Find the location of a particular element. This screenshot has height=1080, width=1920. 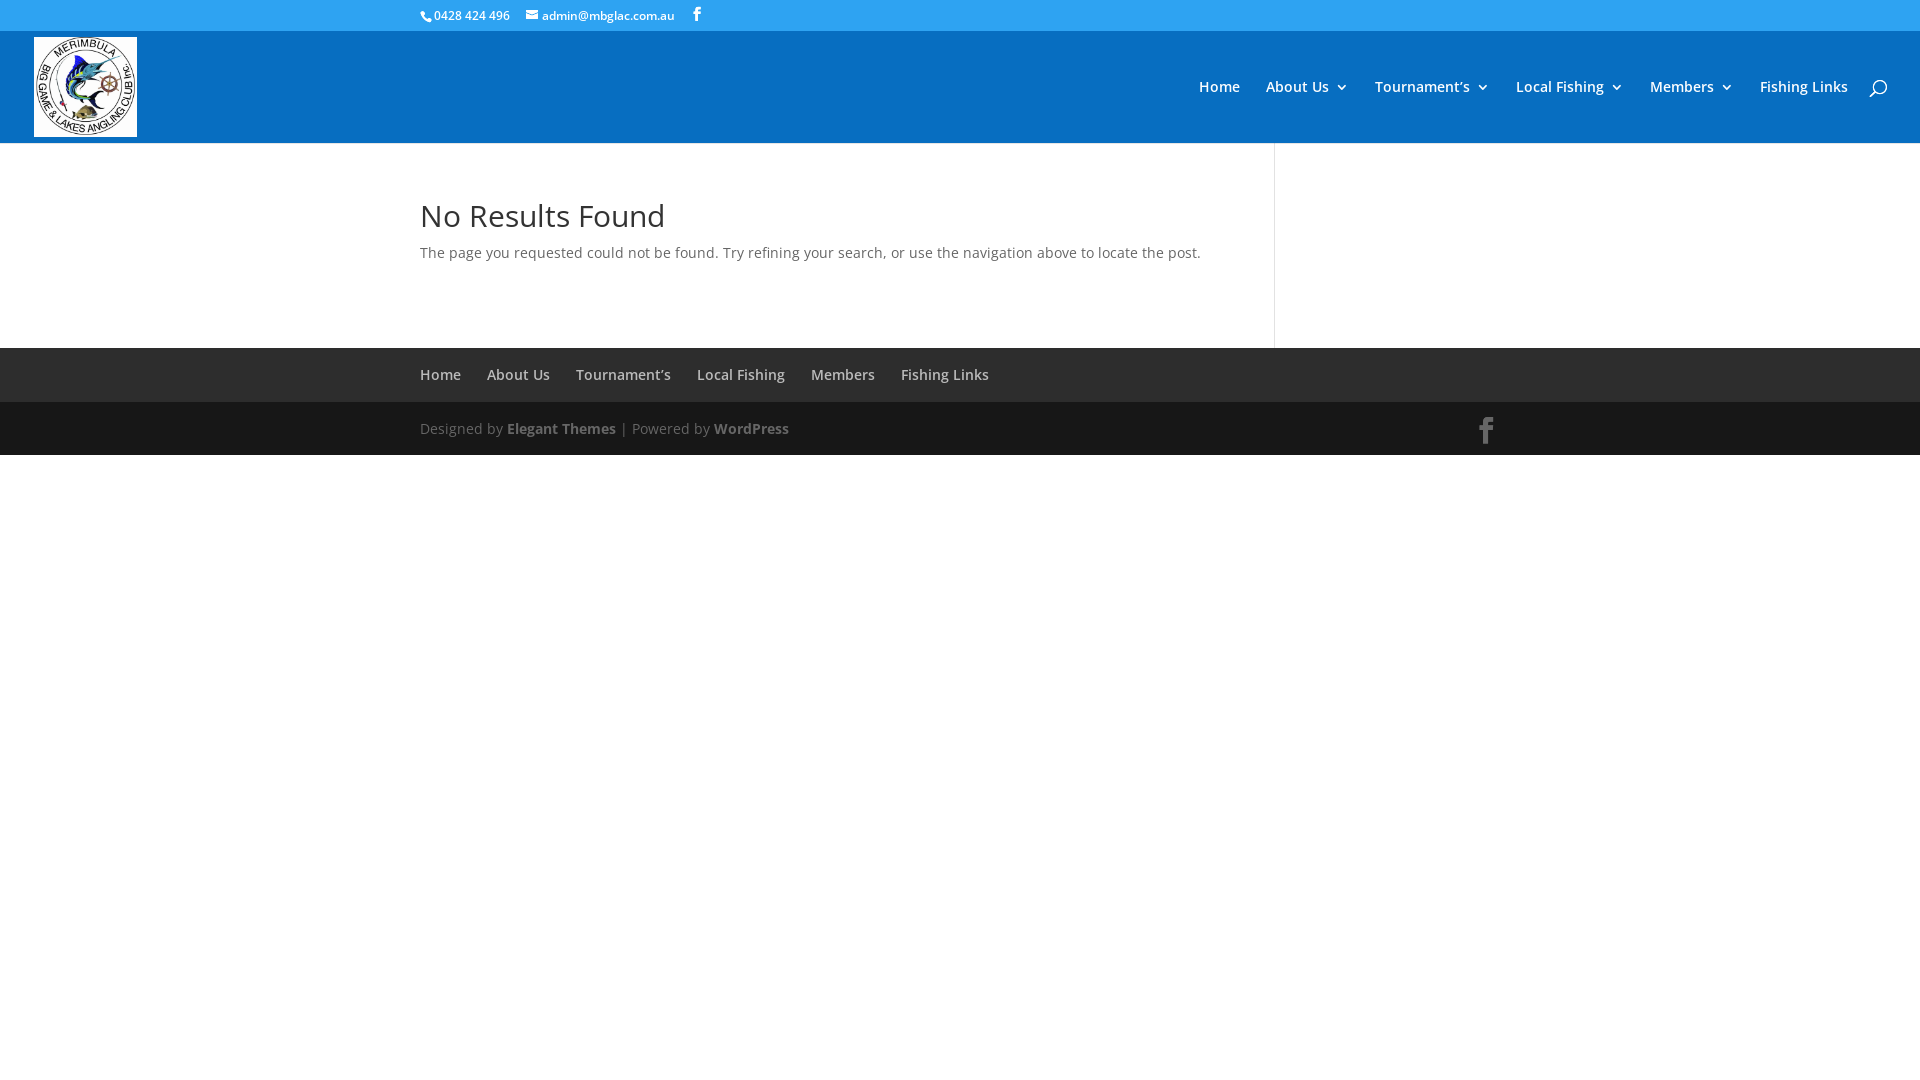

'About Us' is located at coordinates (518, 374).